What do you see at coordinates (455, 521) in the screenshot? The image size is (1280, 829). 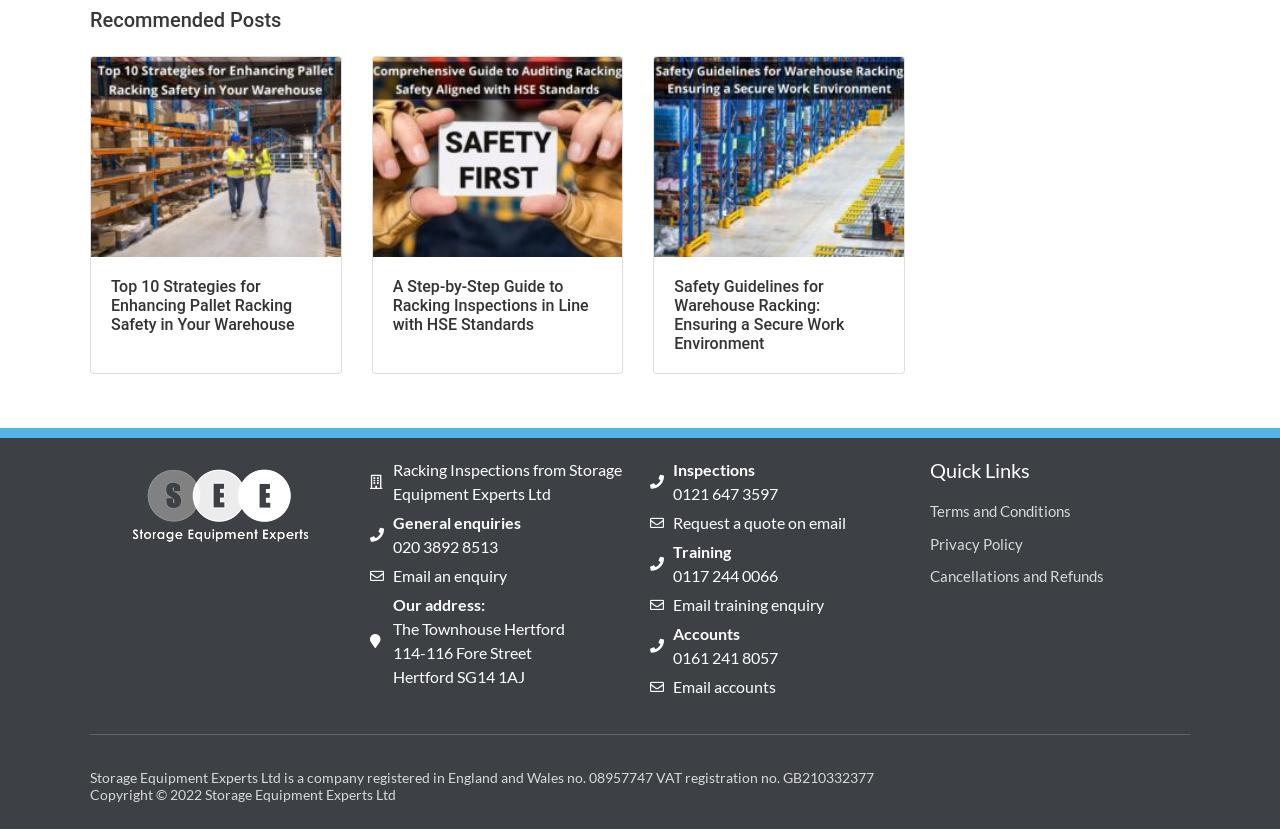 I see `'General enquiries'` at bounding box center [455, 521].